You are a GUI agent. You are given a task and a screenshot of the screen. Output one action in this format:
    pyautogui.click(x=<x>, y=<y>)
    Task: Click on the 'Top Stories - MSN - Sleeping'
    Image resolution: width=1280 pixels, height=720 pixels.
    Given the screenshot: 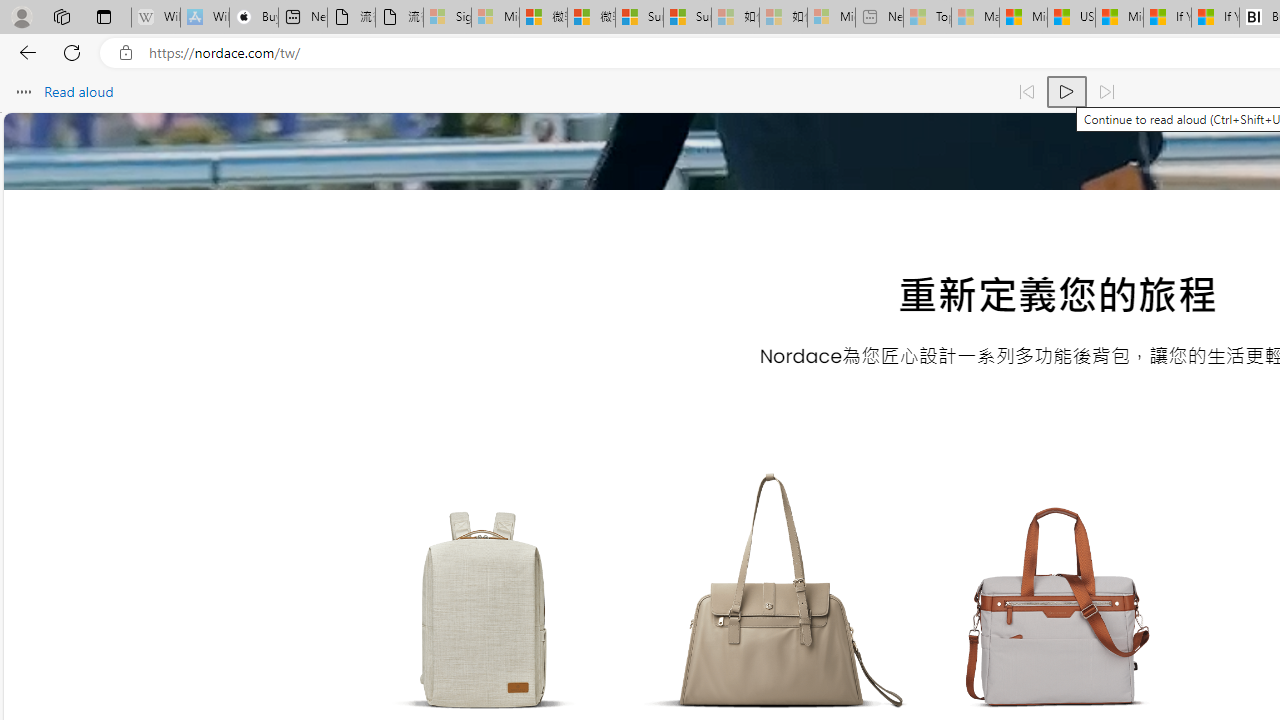 What is the action you would take?
    pyautogui.click(x=926, y=17)
    